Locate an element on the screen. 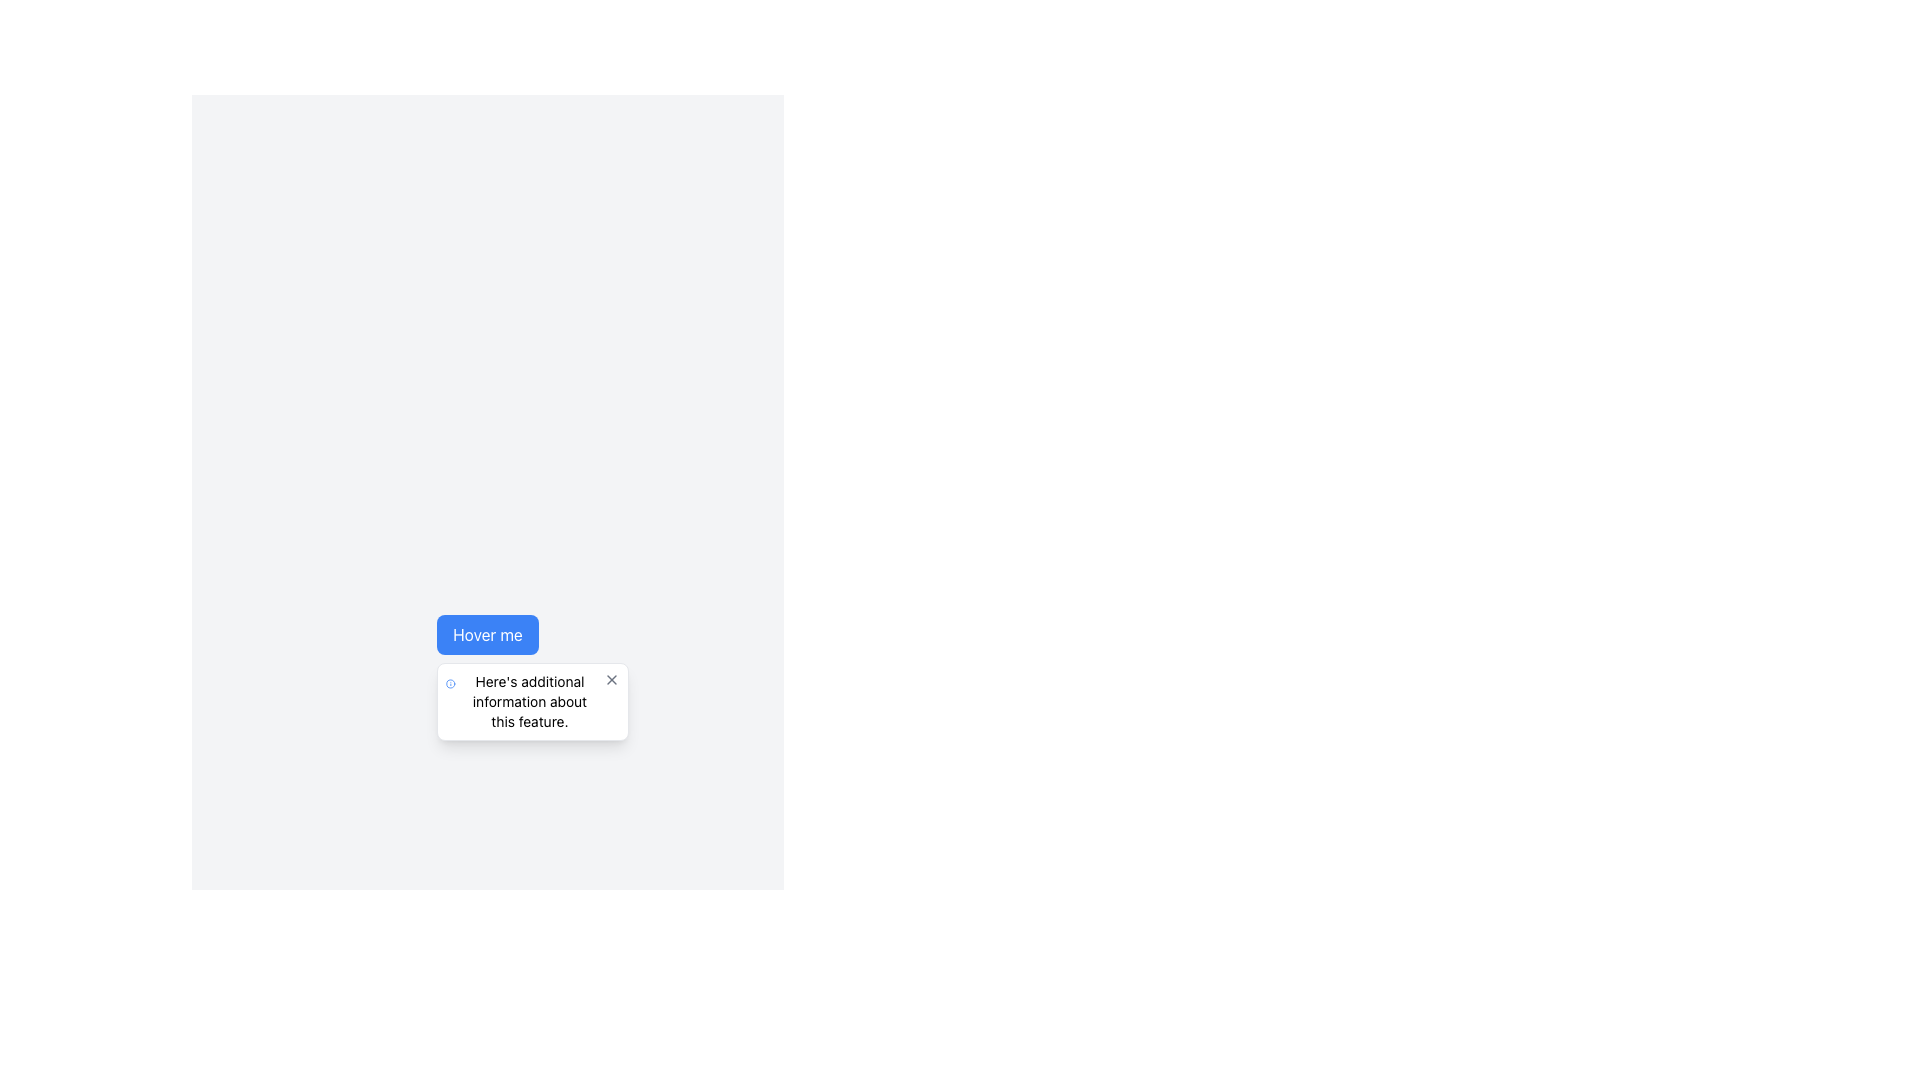  information presented in the tooltip box that appears below the 'Hover me' button, featuring a blue circular information icon and the text 'Here's additional information about this feature.' is located at coordinates (533, 701).